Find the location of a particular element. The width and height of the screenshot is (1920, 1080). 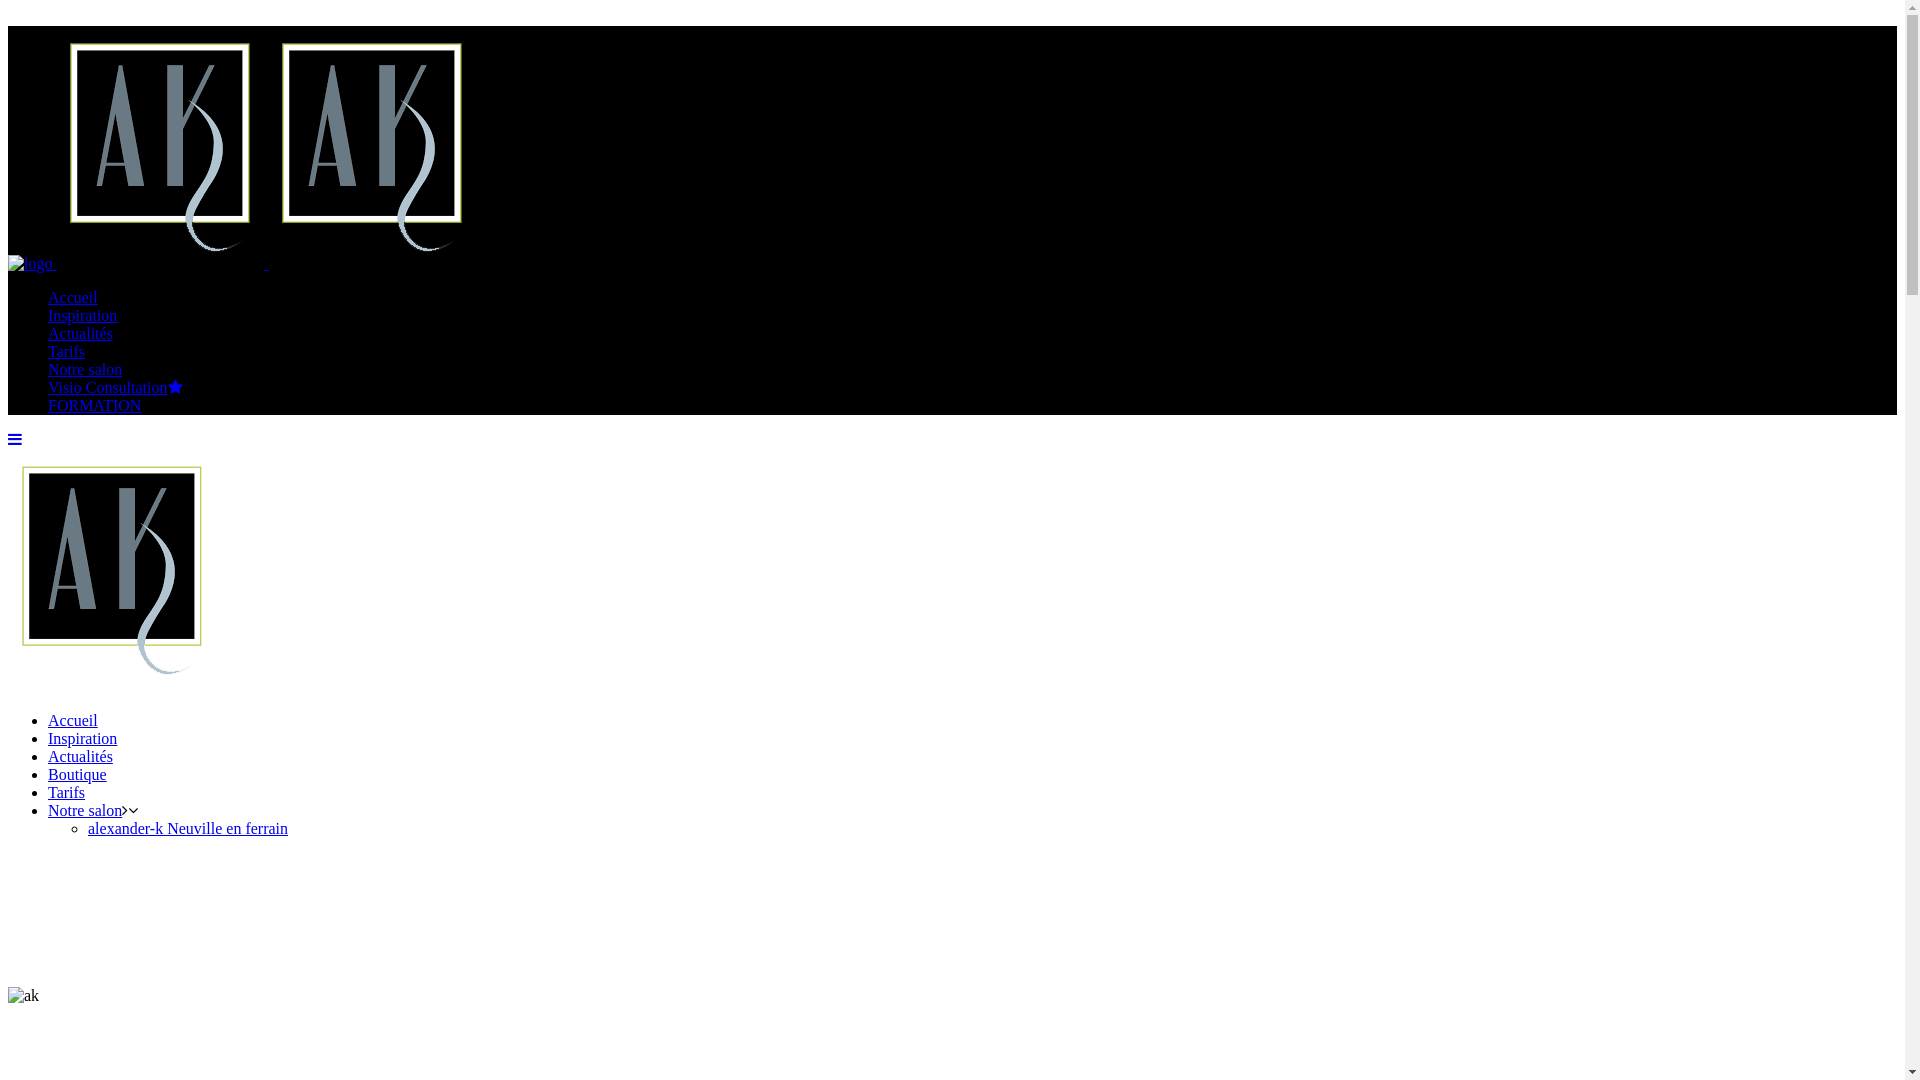

'FORMATION' is located at coordinates (93, 405).